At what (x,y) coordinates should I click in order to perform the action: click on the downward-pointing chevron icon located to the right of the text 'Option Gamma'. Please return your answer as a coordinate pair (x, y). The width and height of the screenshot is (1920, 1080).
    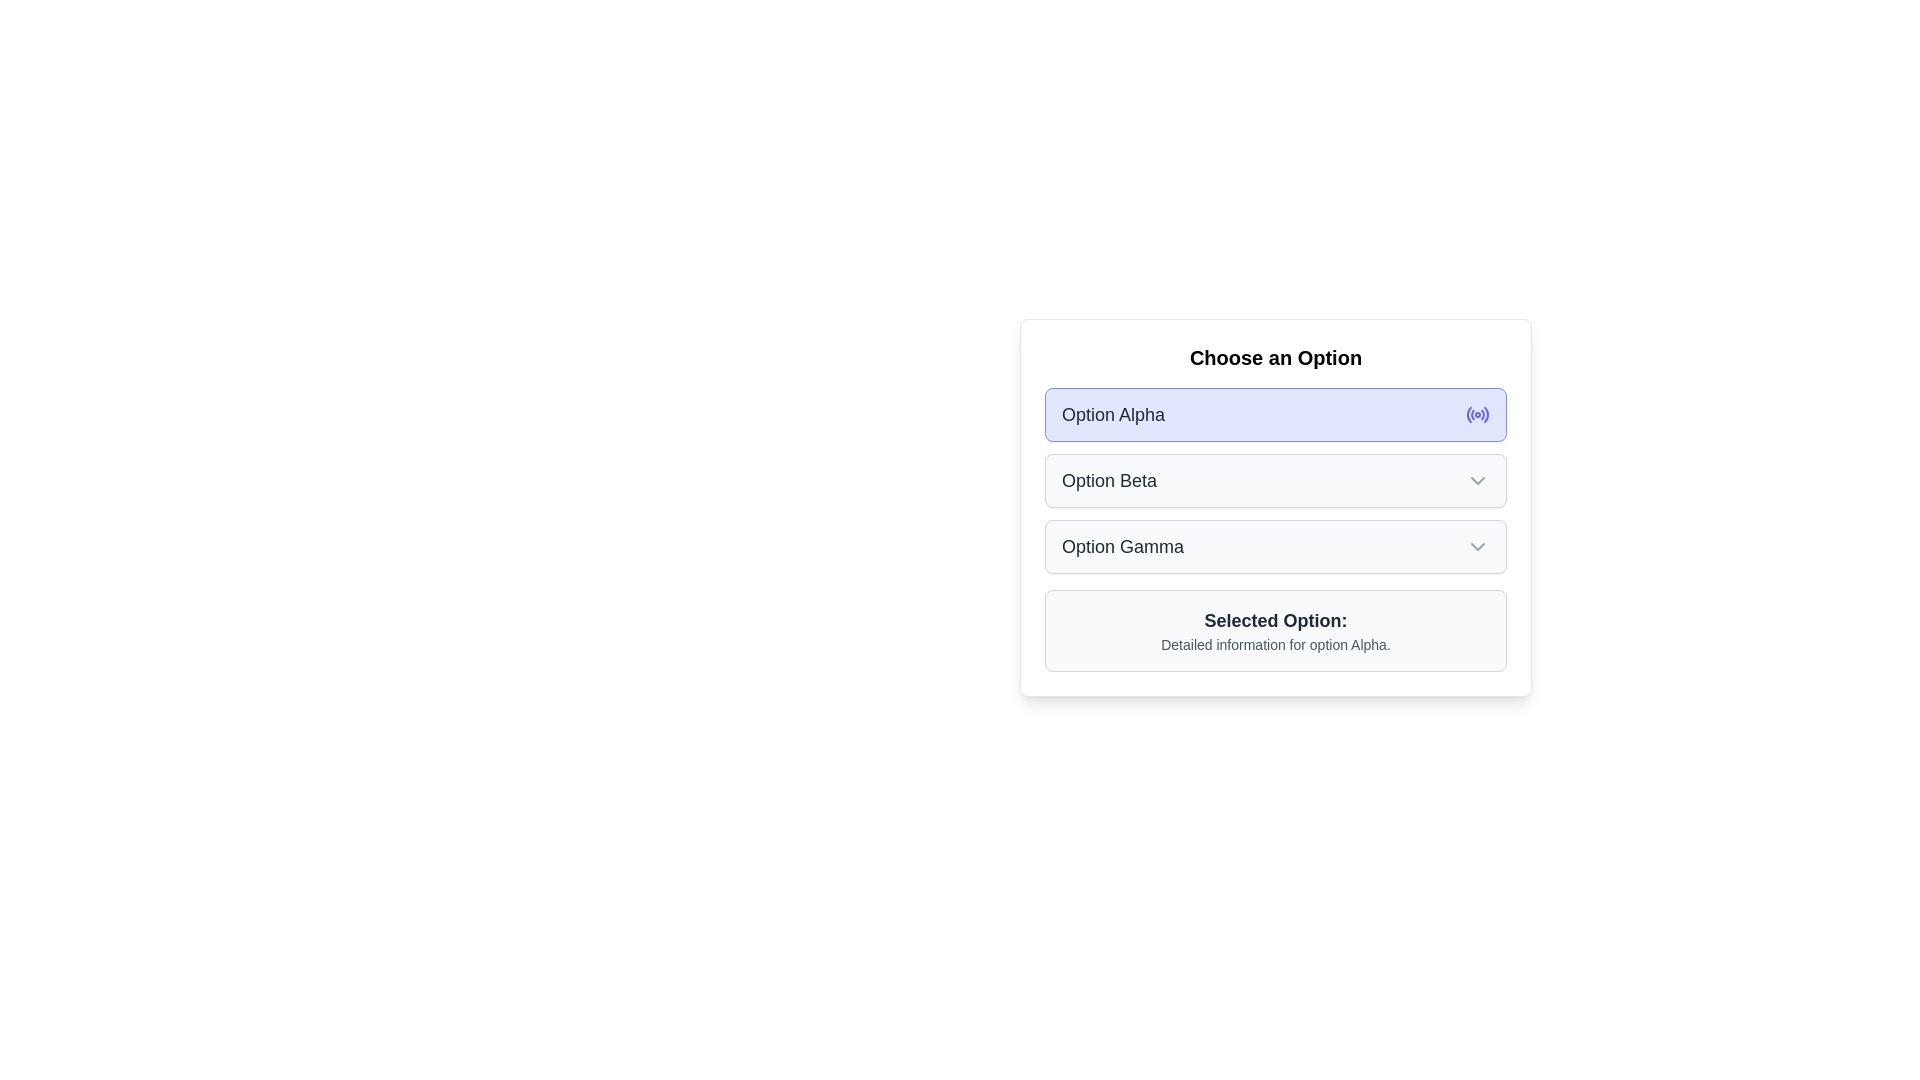
    Looking at the image, I should click on (1478, 547).